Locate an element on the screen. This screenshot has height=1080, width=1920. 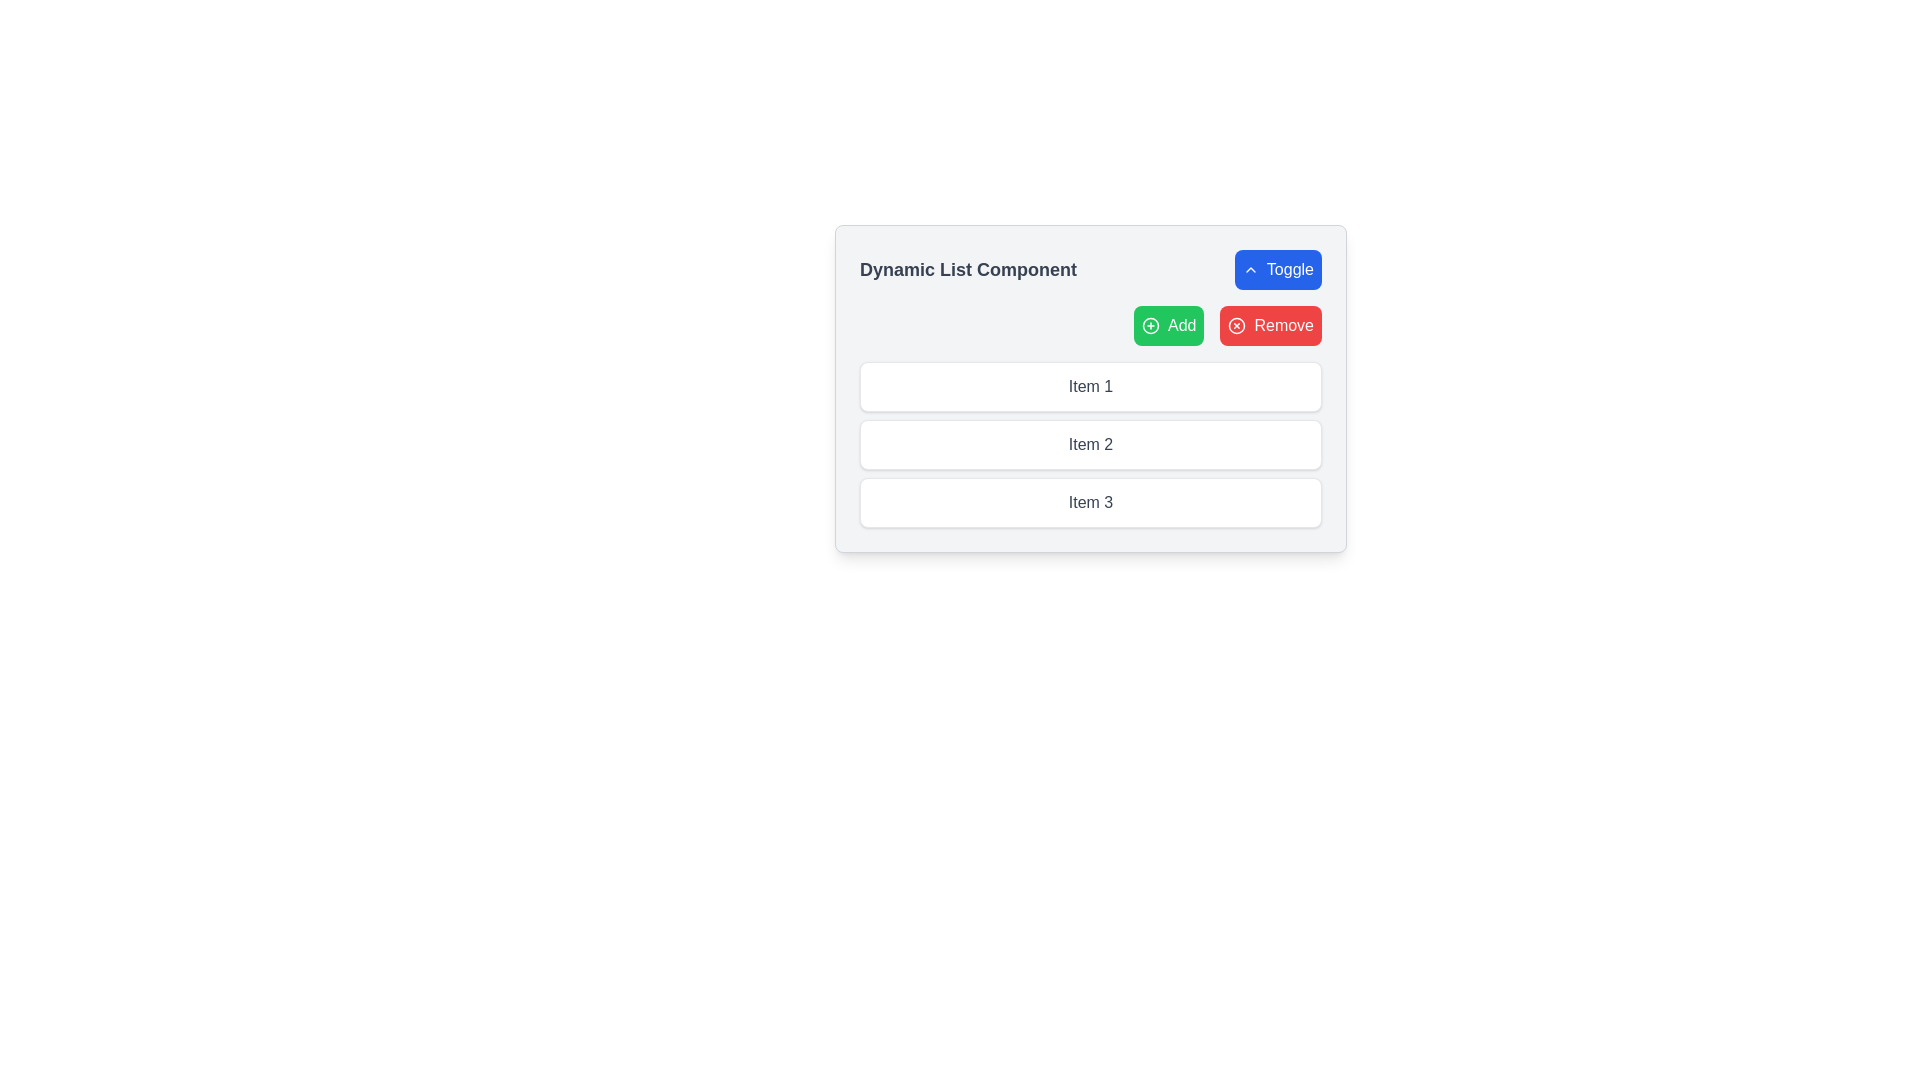
an item within the dynamic list located below the 'Add' and 'Remove' buttons in the 'Dynamic List Component' is located at coordinates (1089, 443).